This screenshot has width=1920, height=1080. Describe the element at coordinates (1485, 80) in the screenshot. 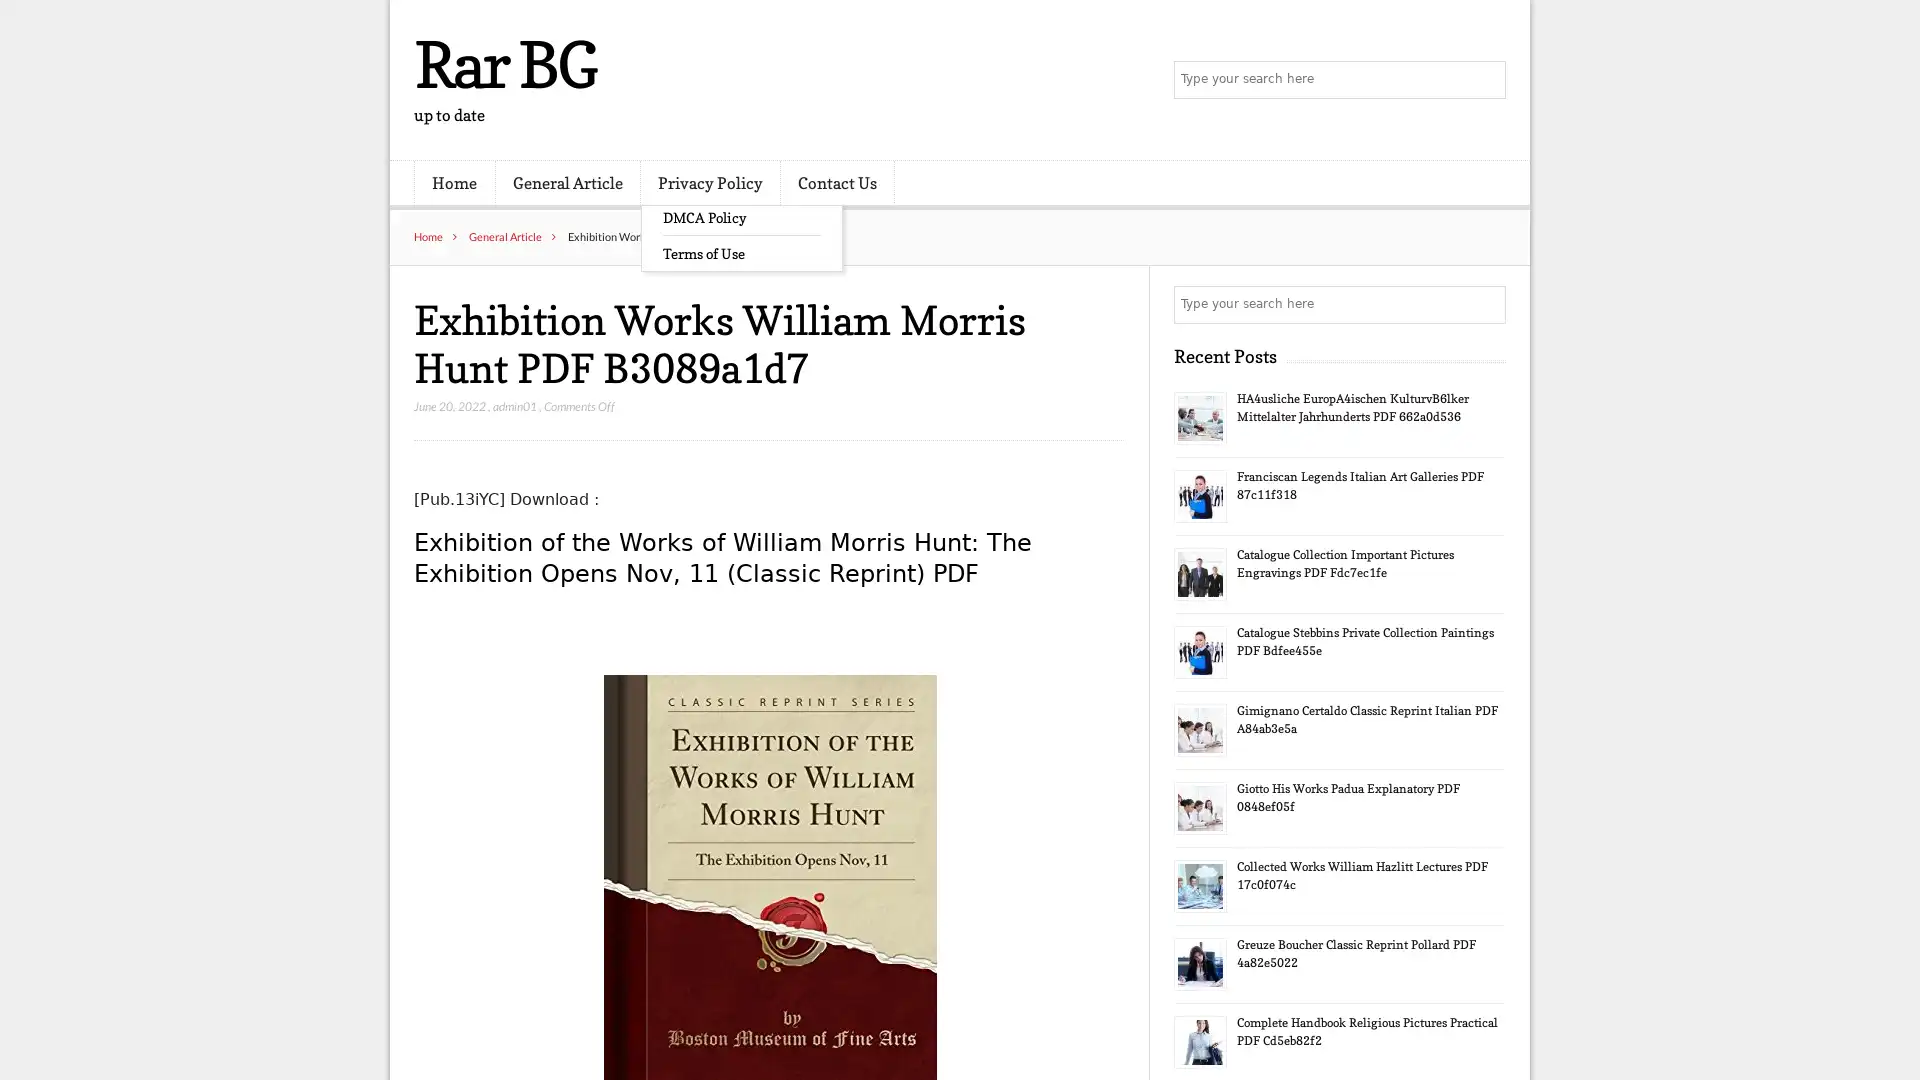

I see `Search` at that location.